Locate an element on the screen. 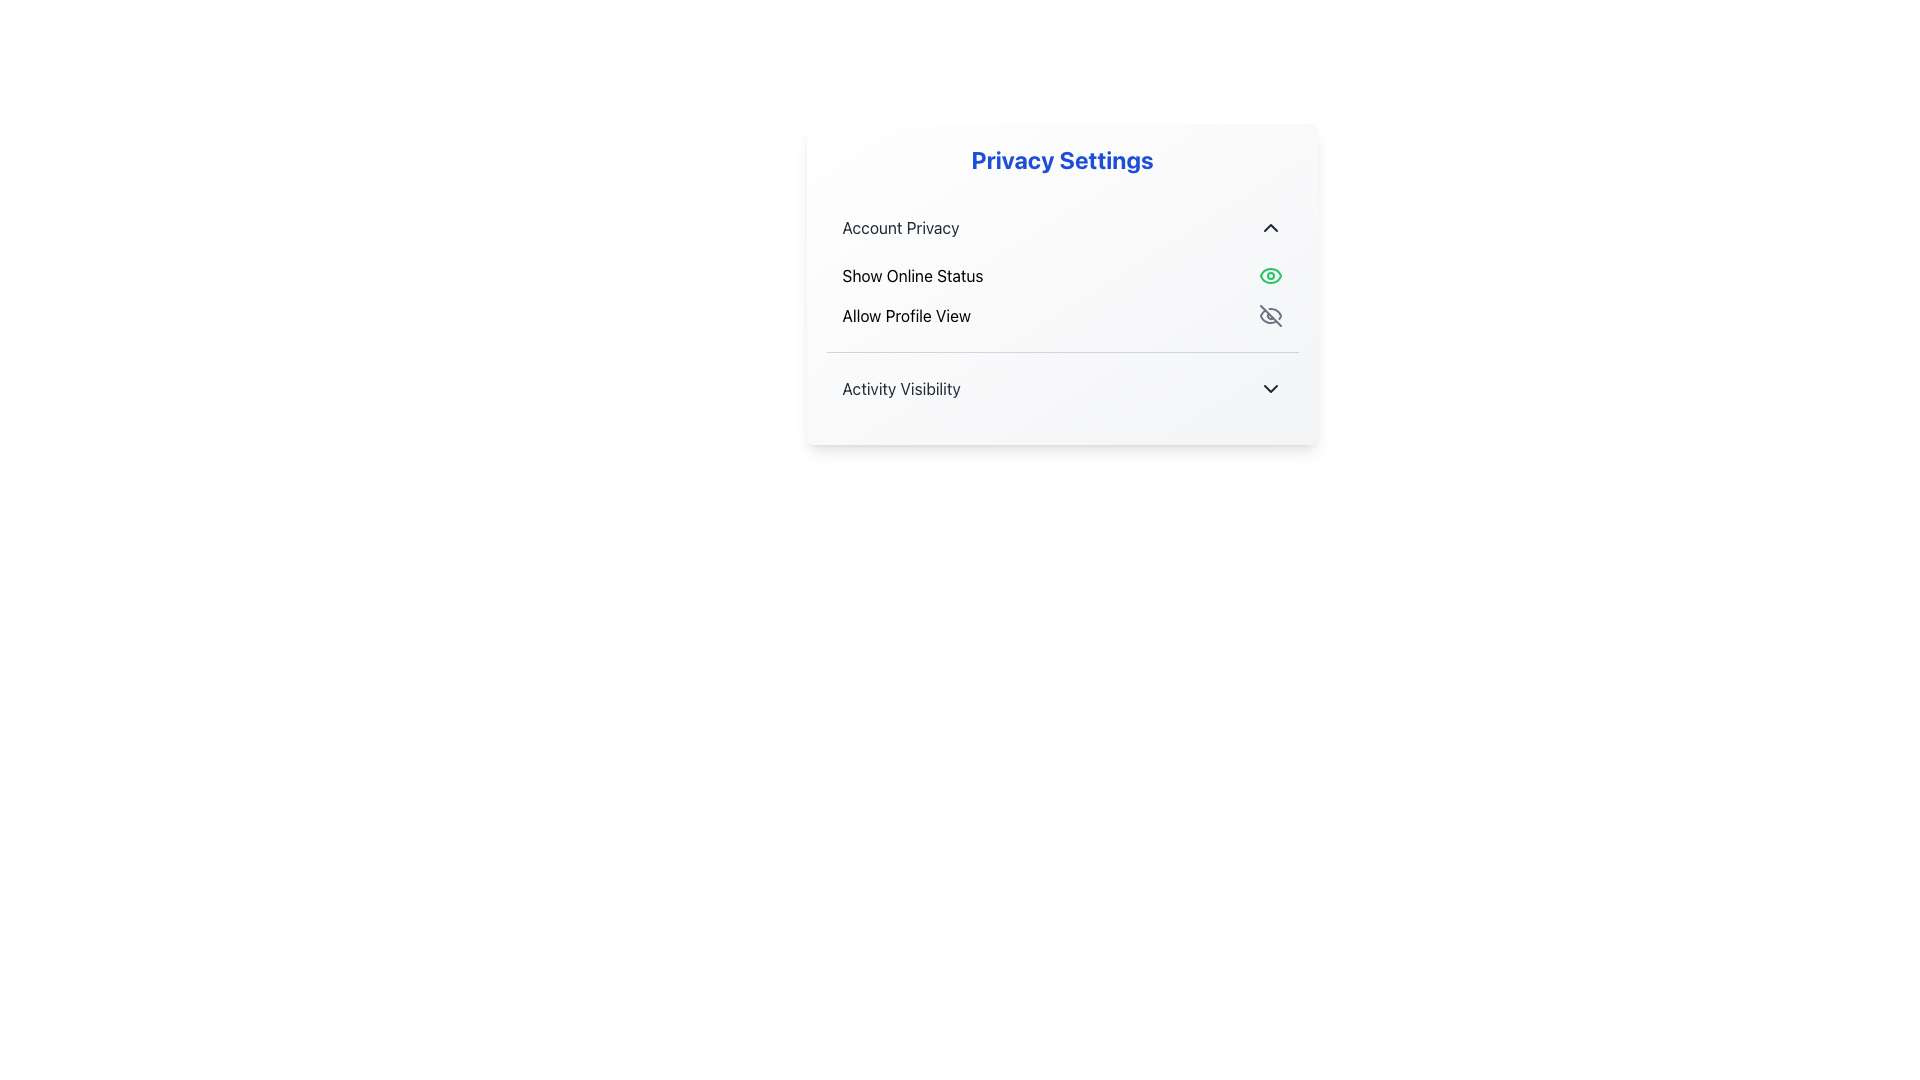 The height and width of the screenshot is (1080, 1920). the 'Activity Visibility' text label located in the 'Privacy Settings' section, below the 'Allow Profile View' option is located at coordinates (900, 389).